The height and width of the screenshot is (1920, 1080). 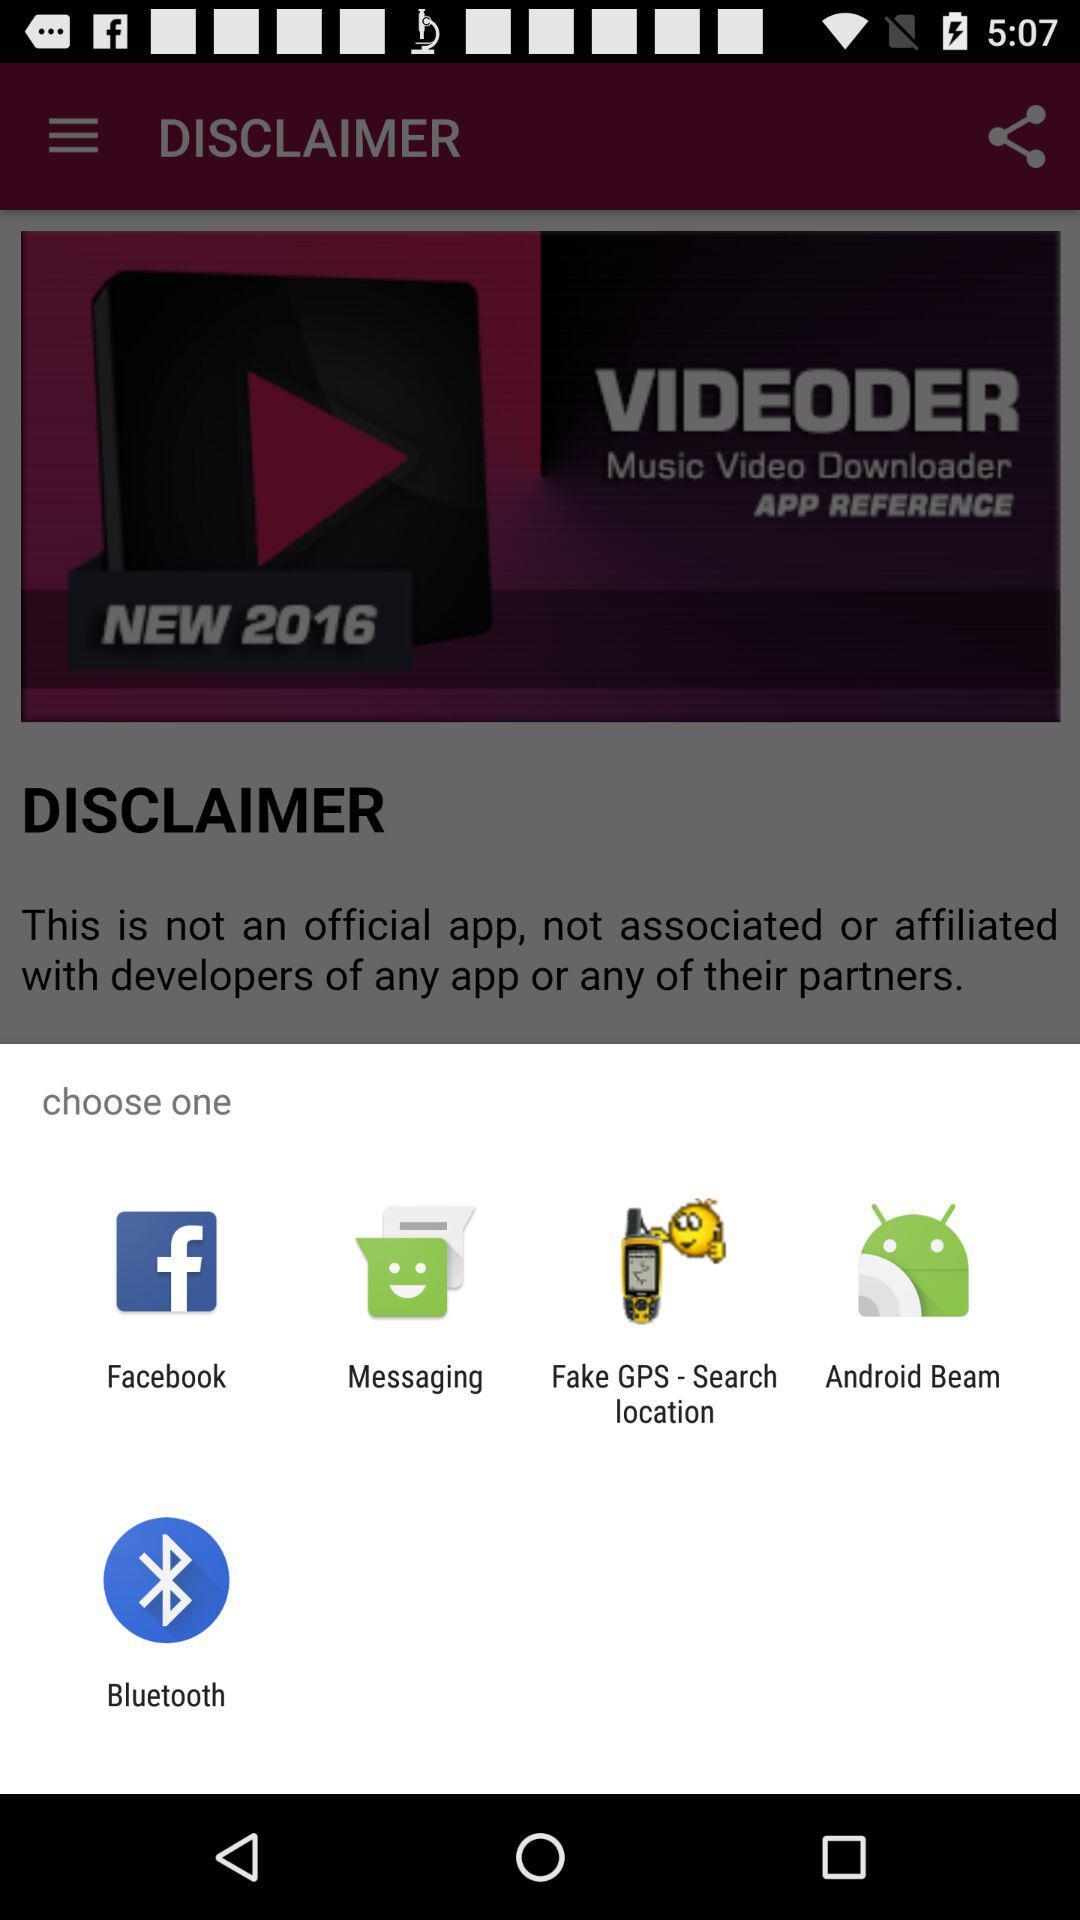 What do you see at coordinates (664, 1392) in the screenshot?
I see `the app to the right of the messaging app` at bounding box center [664, 1392].